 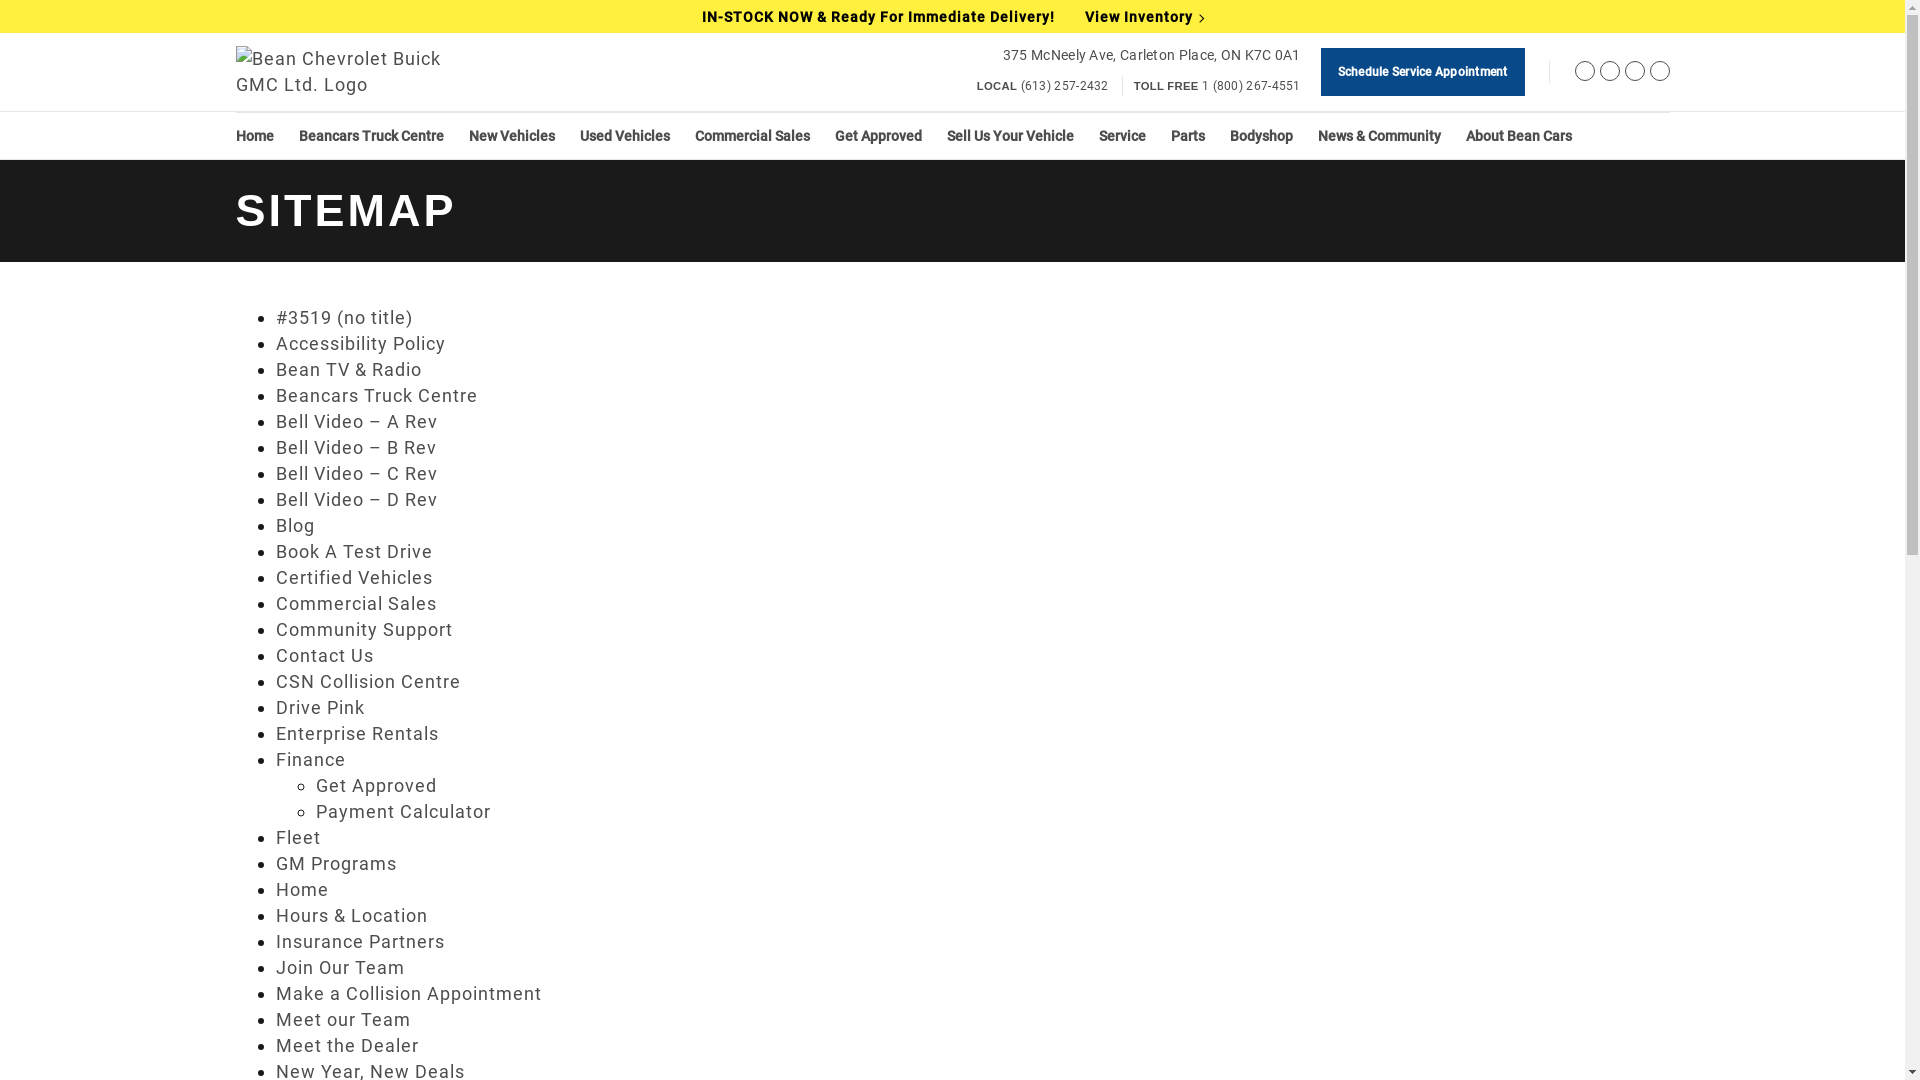 What do you see at coordinates (1583, 73) in the screenshot?
I see `'https://www.facebook.com/beancarsca/'` at bounding box center [1583, 73].